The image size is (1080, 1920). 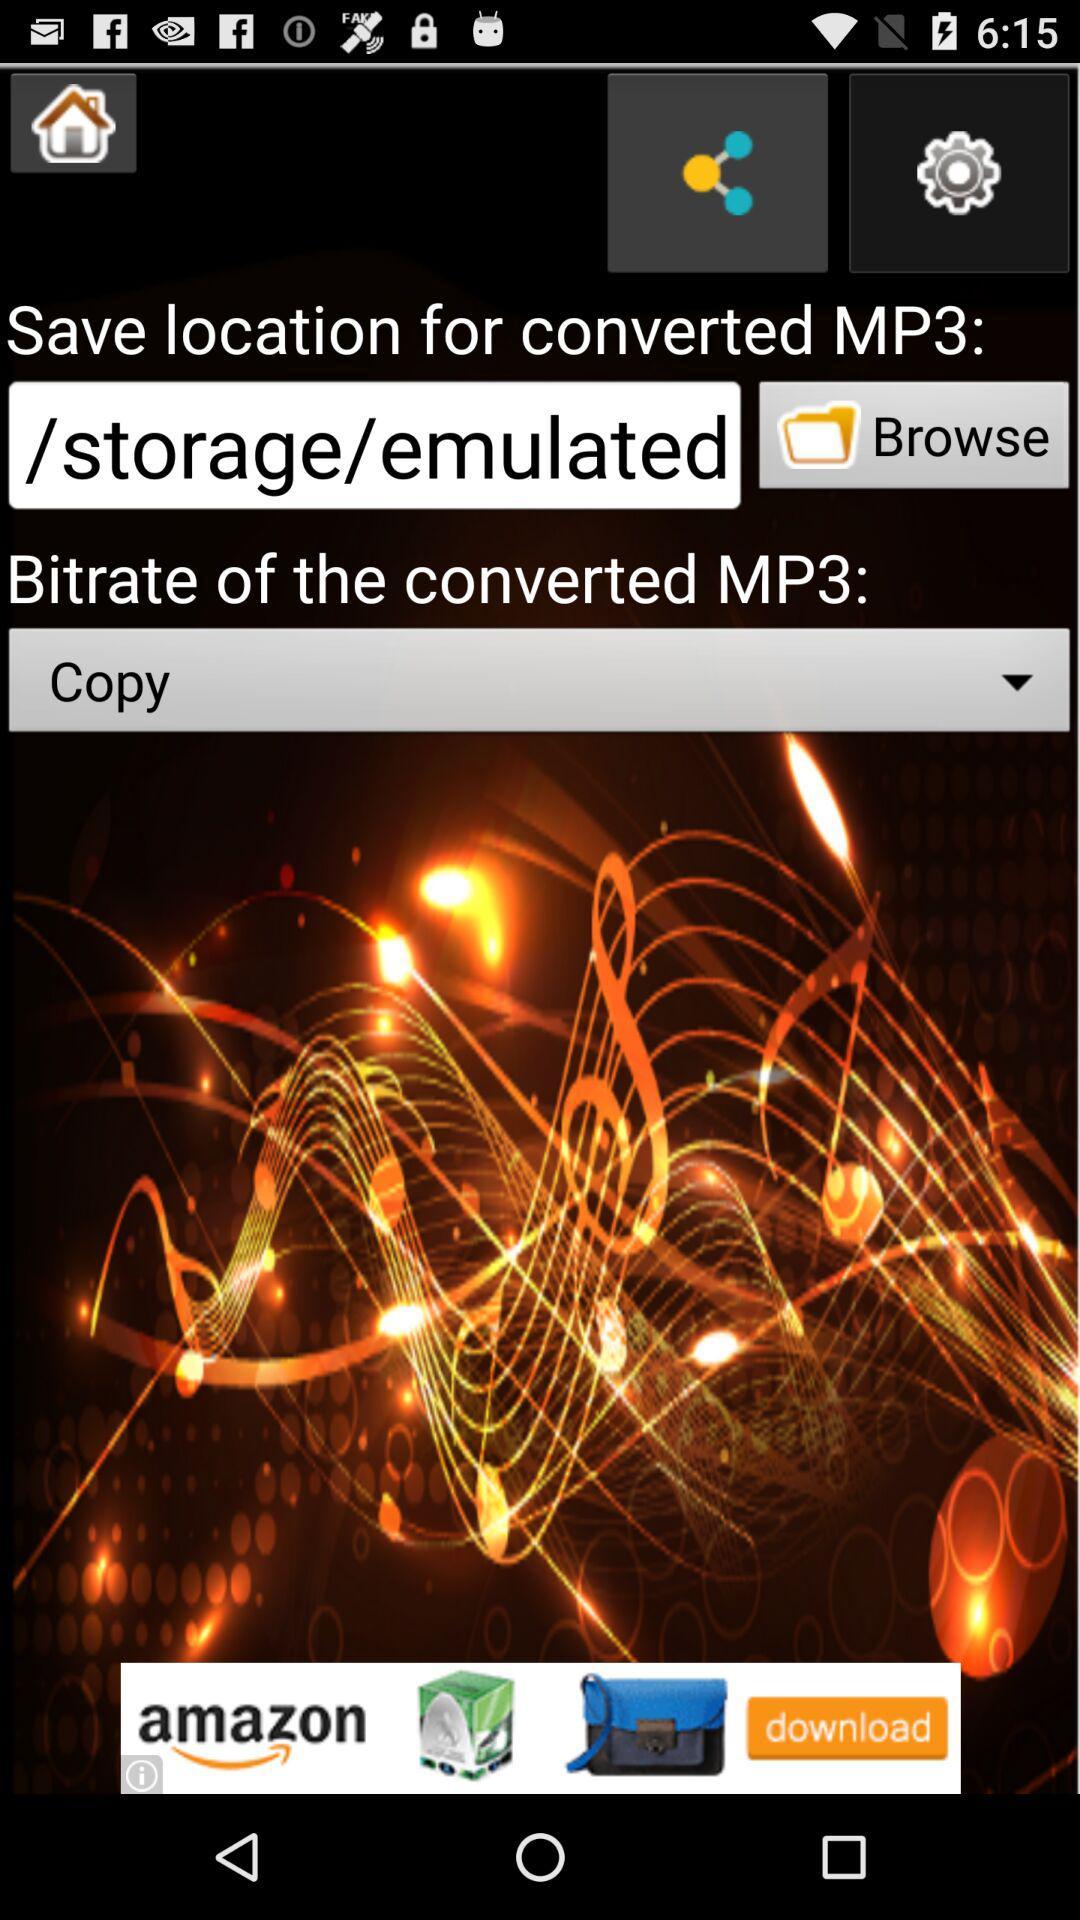 I want to click on open advertisement, so click(x=540, y=1727).